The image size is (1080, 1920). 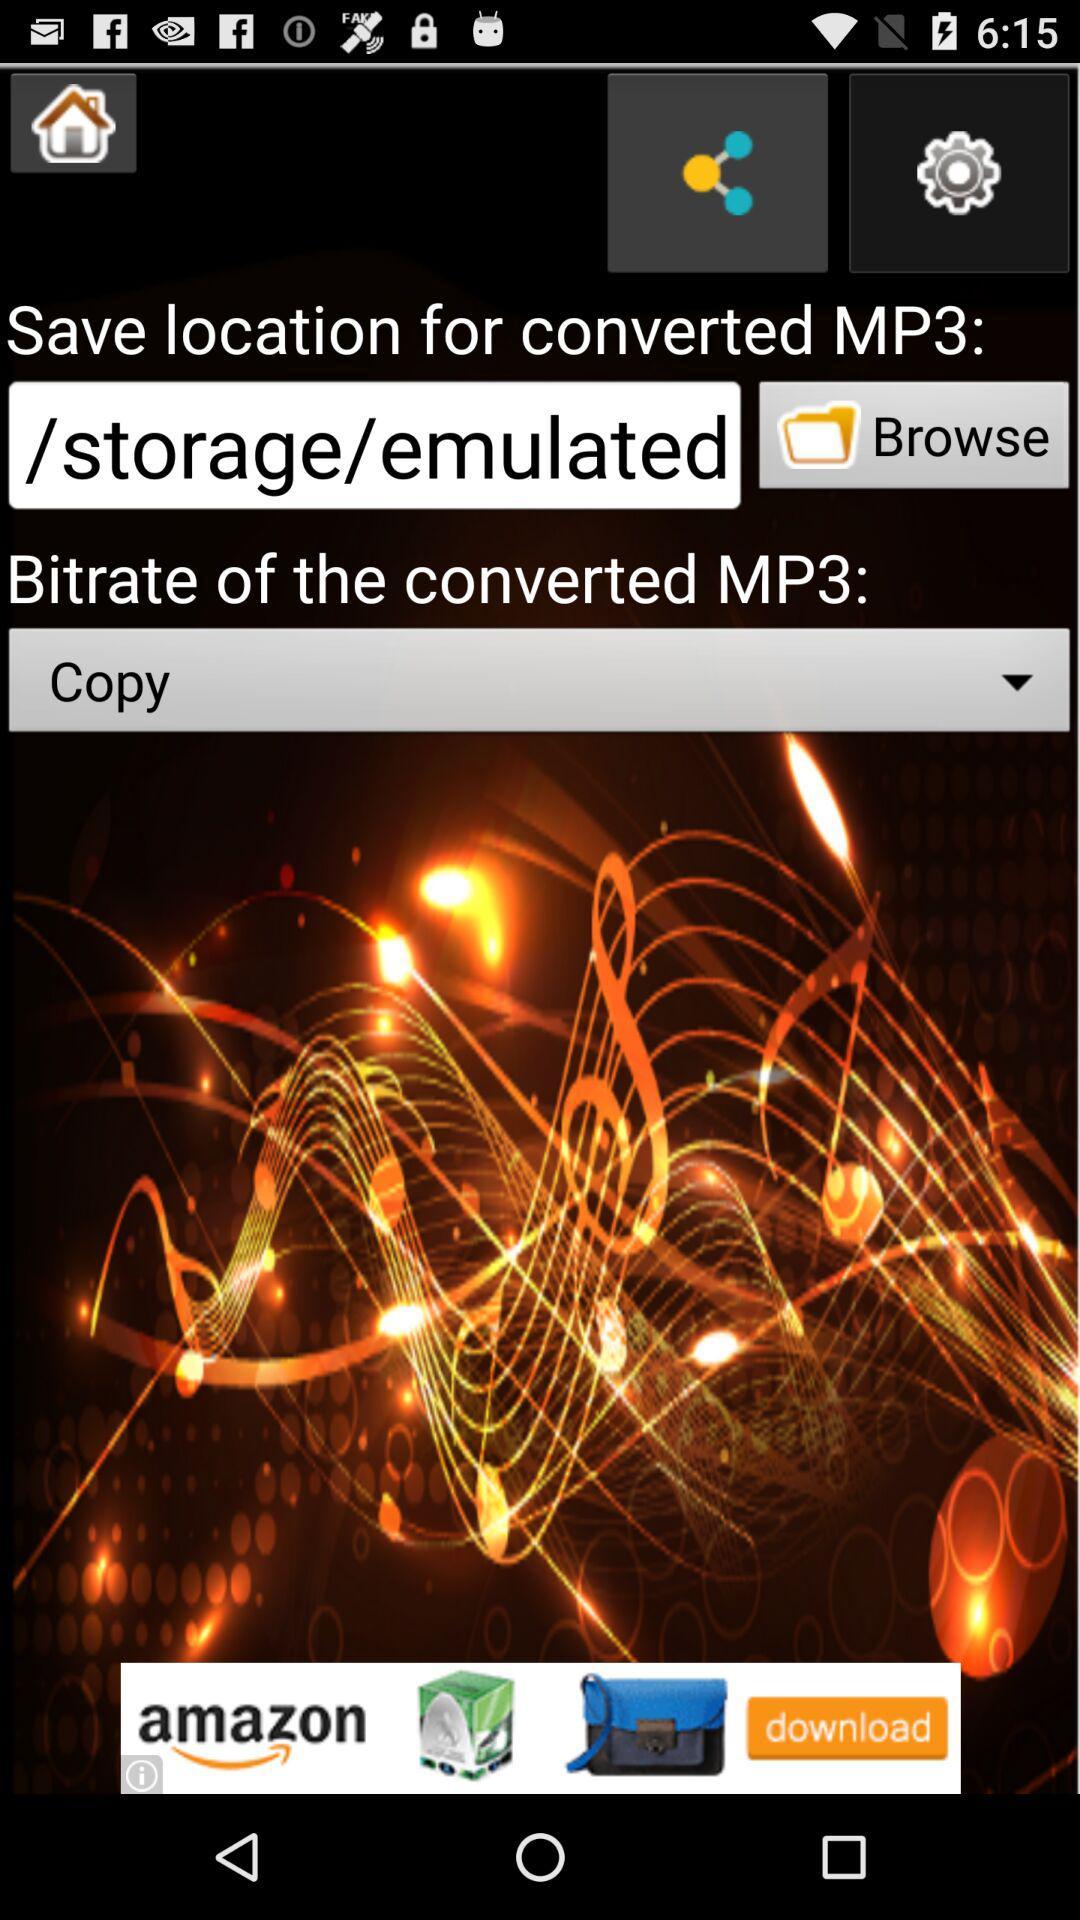 I want to click on open advertisement, so click(x=540, y=1727).